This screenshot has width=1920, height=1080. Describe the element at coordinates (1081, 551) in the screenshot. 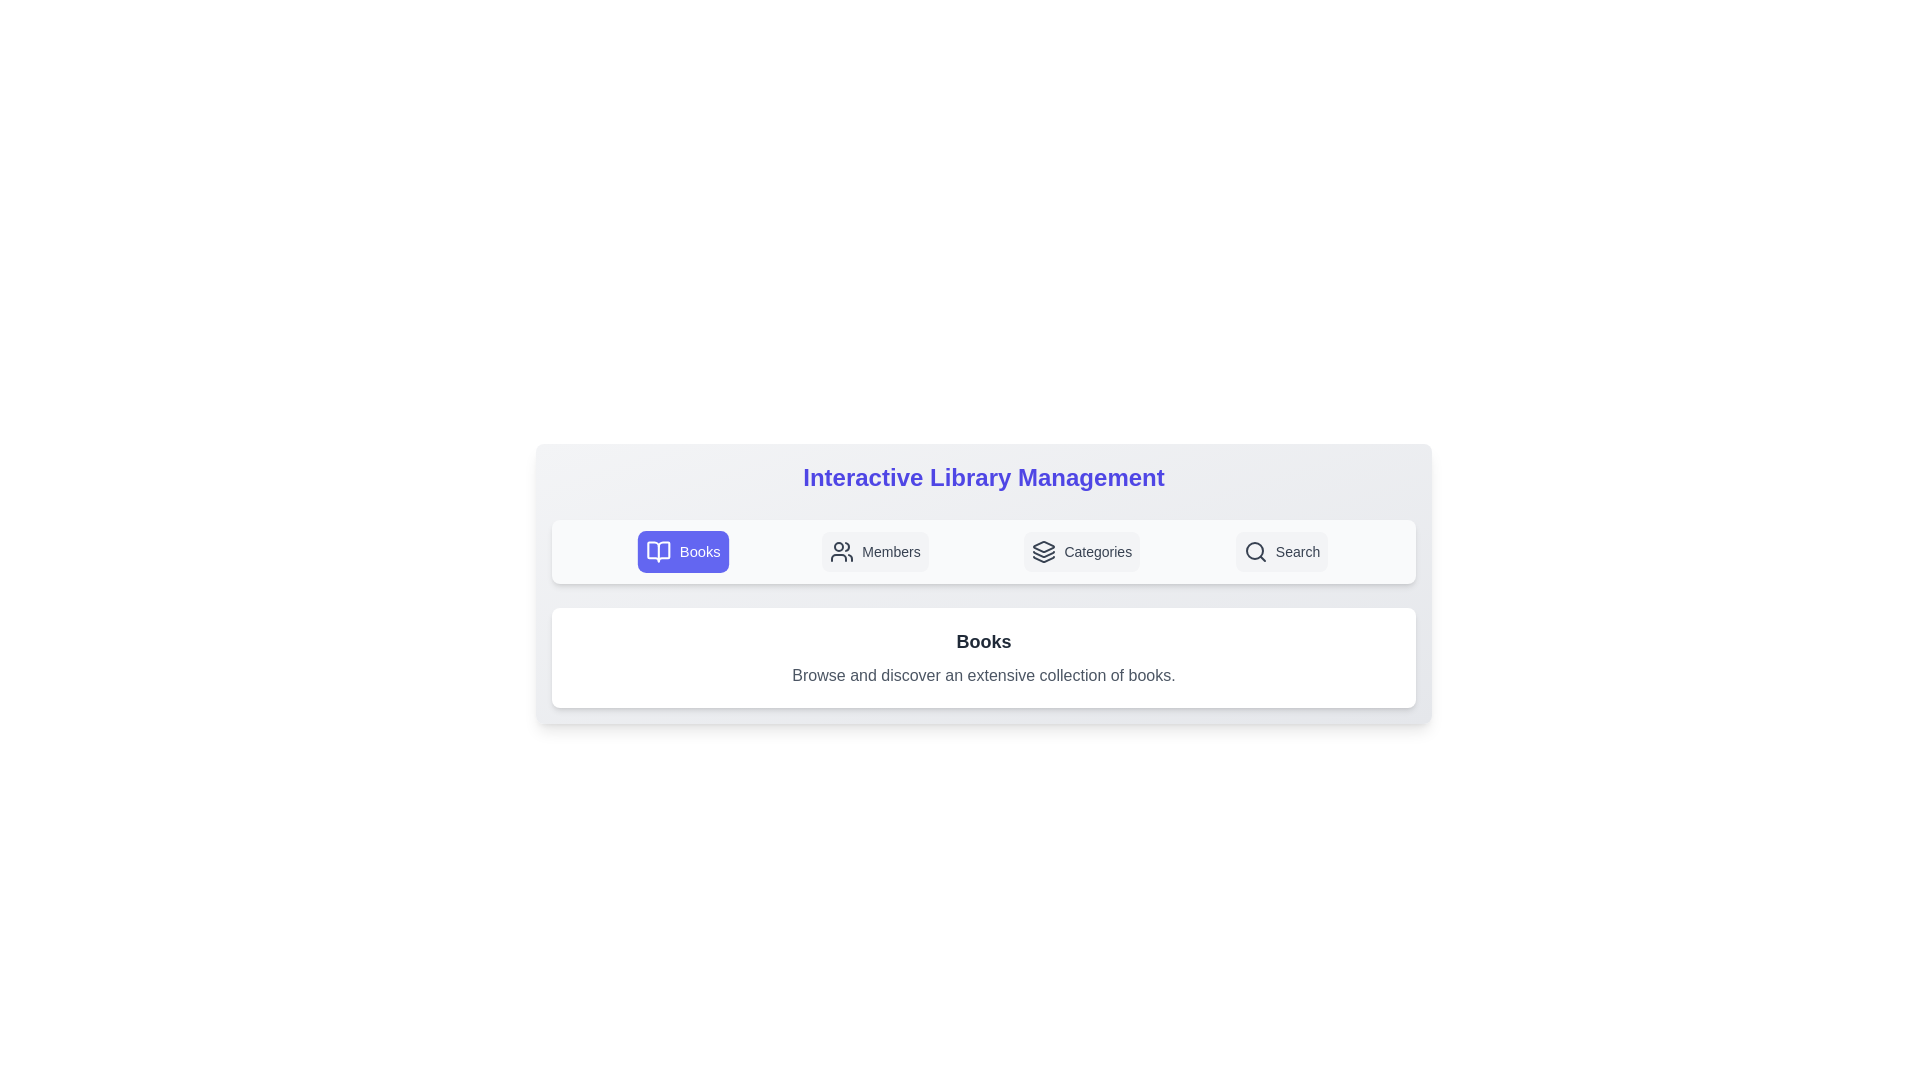

I see `the 'Categories' Navigation button, which is rectangular with rounded corners and has a light gray background` at that location.